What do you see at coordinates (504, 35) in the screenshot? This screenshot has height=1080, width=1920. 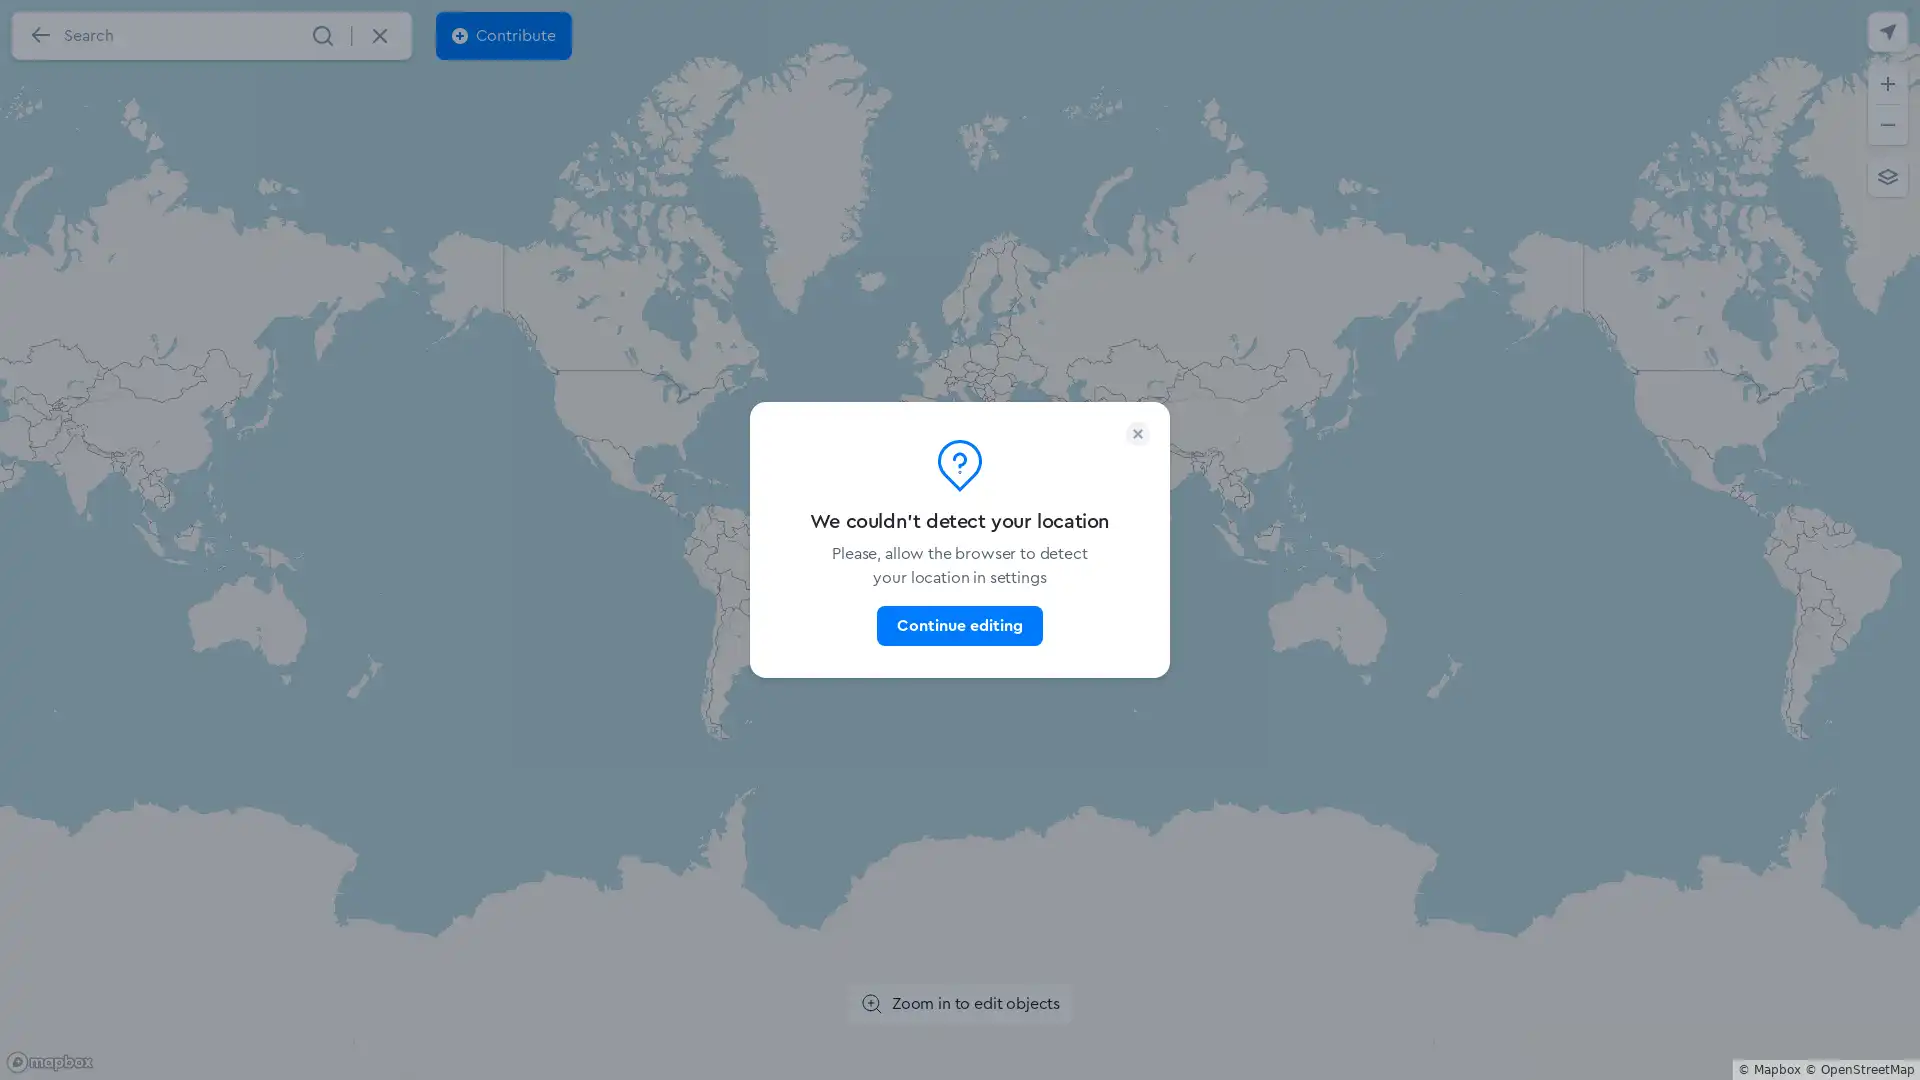 I see `Contribute` at bounding box center [504, 35].